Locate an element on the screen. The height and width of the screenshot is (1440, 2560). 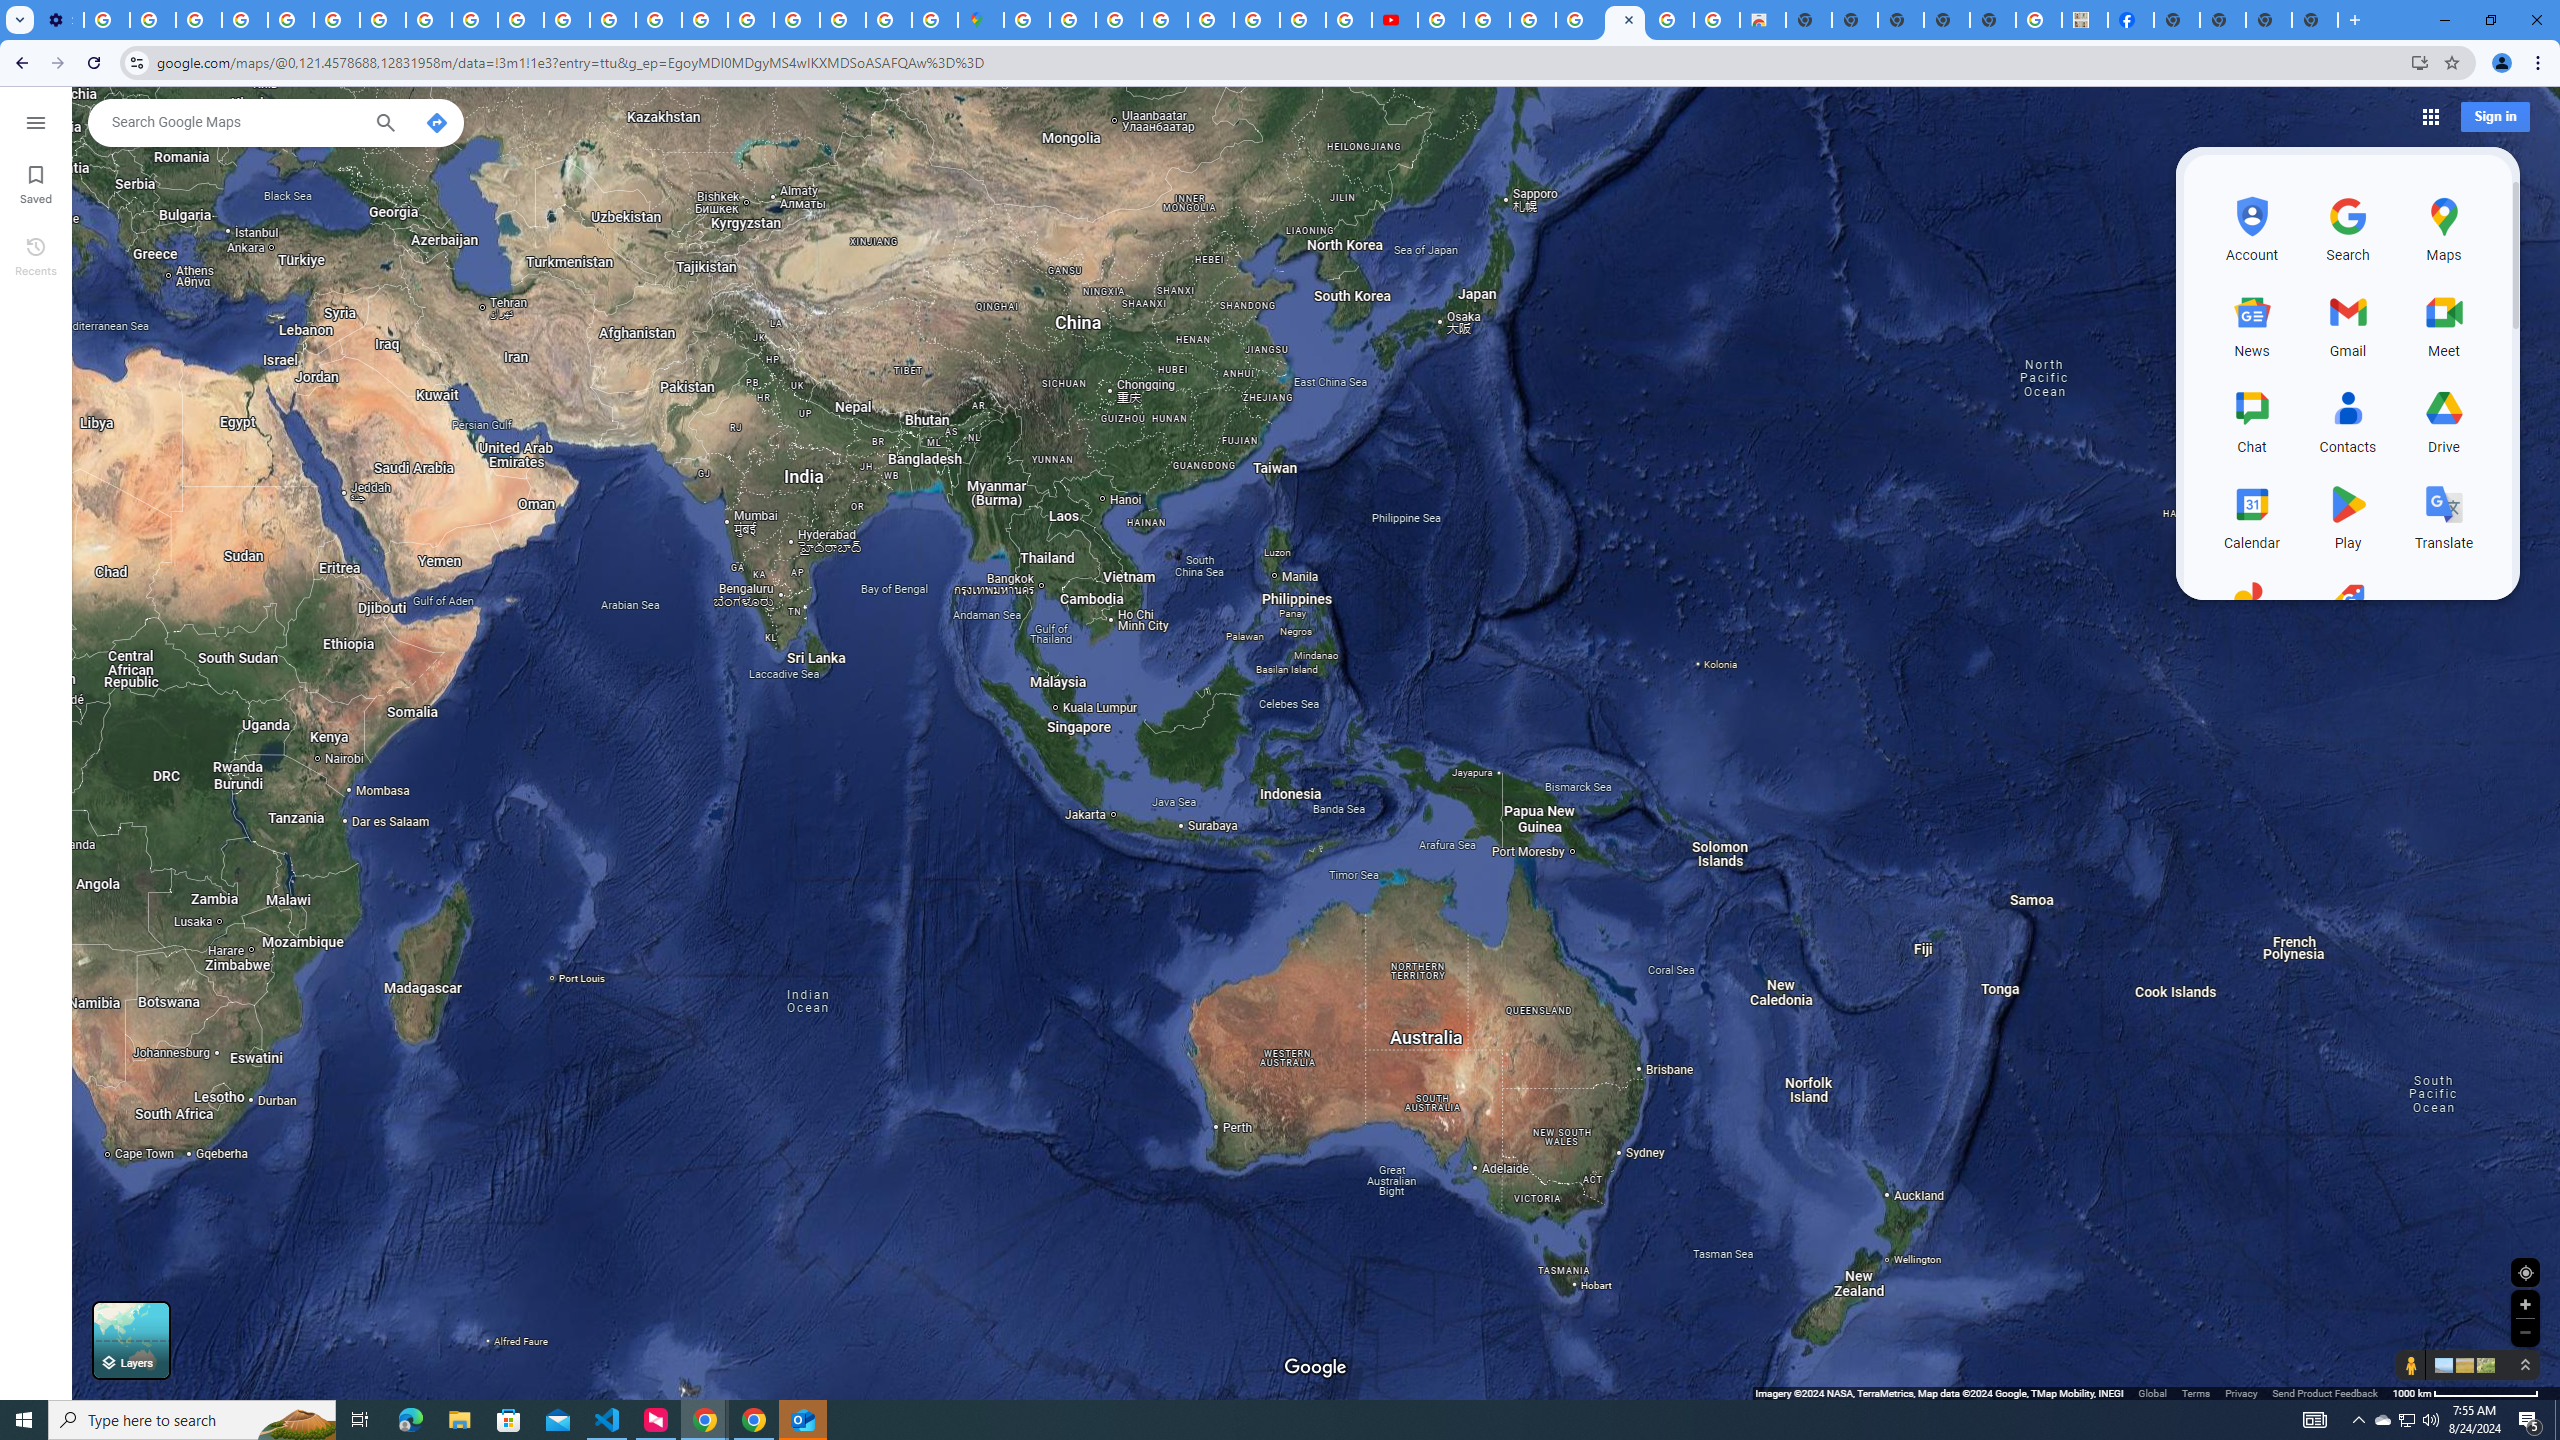
'Send Product Feedback' is located at coordinates (2324, 1393).